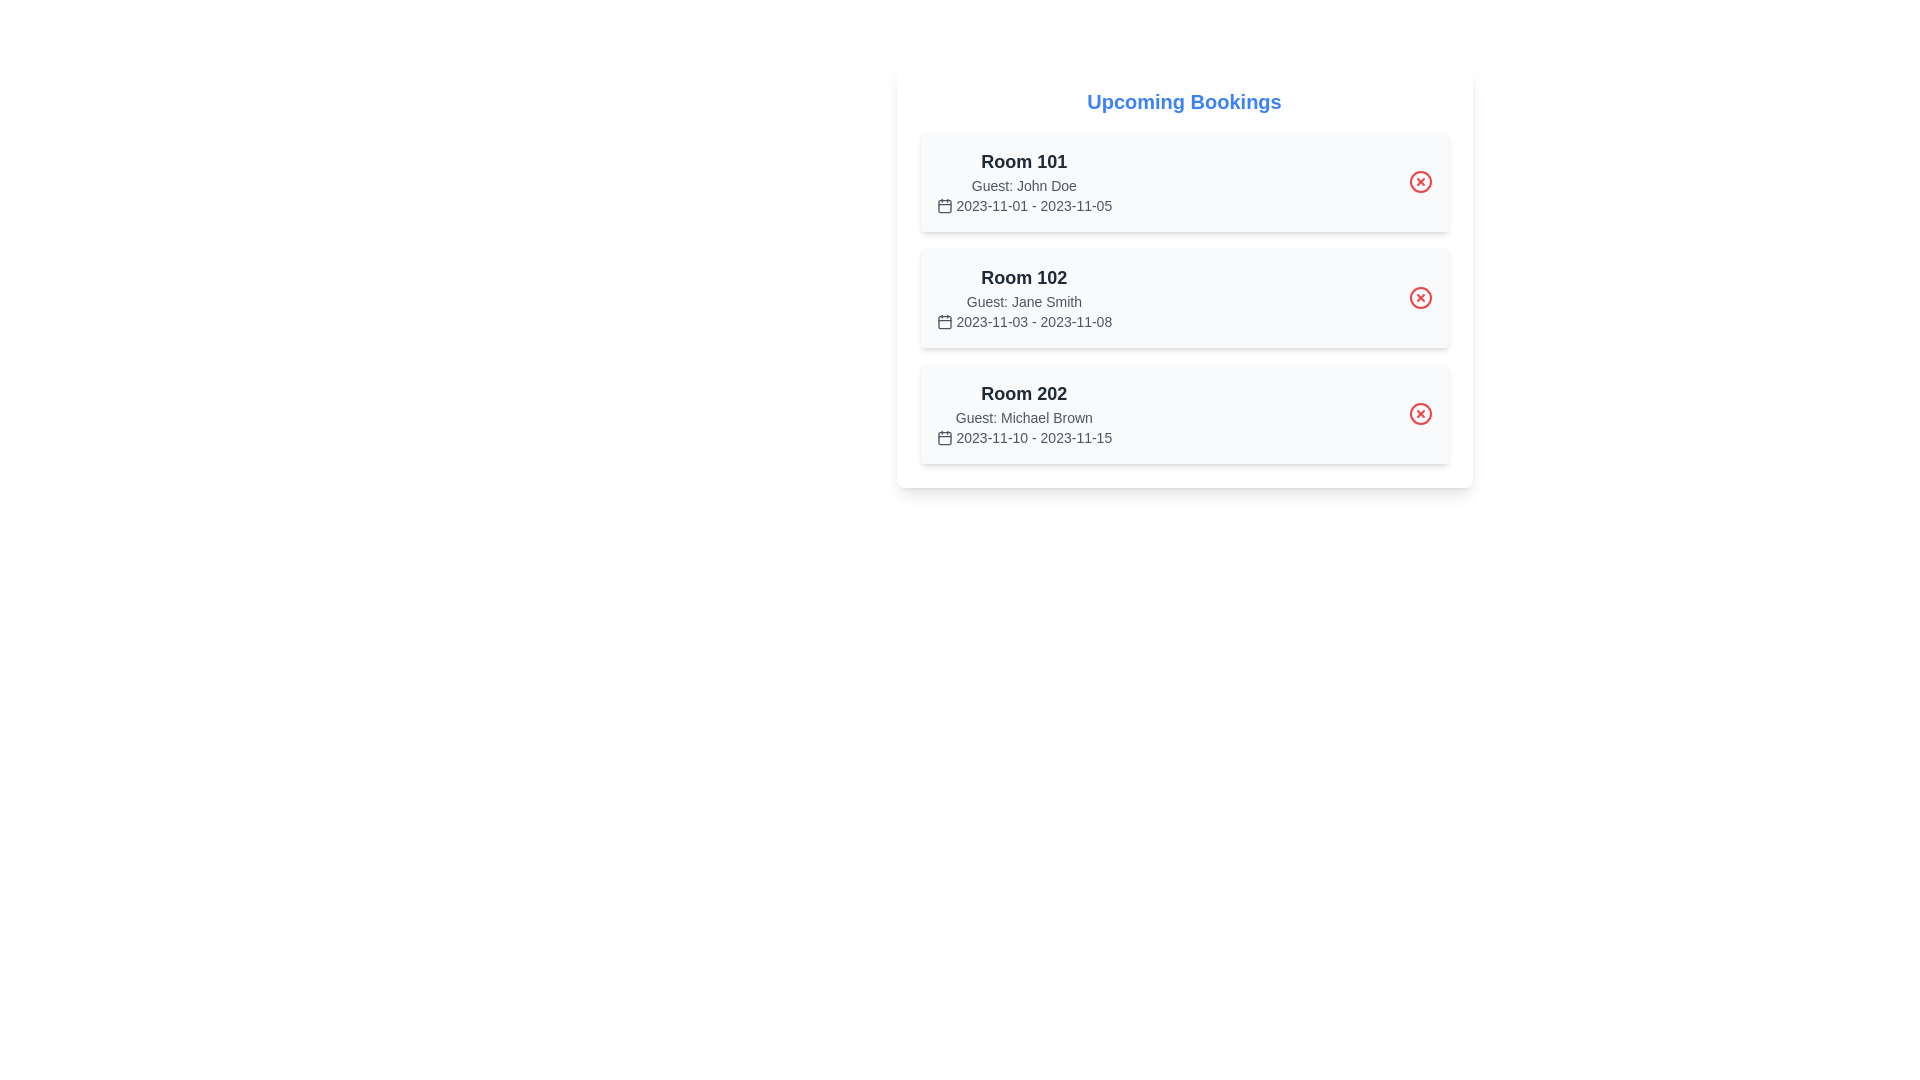  Describe the element at coordinates (1184, 181) in the screenshot. I see `the booking card for the specific room, which displays the room number, guest's name, and booking dates, located at the top of the list` at that location.